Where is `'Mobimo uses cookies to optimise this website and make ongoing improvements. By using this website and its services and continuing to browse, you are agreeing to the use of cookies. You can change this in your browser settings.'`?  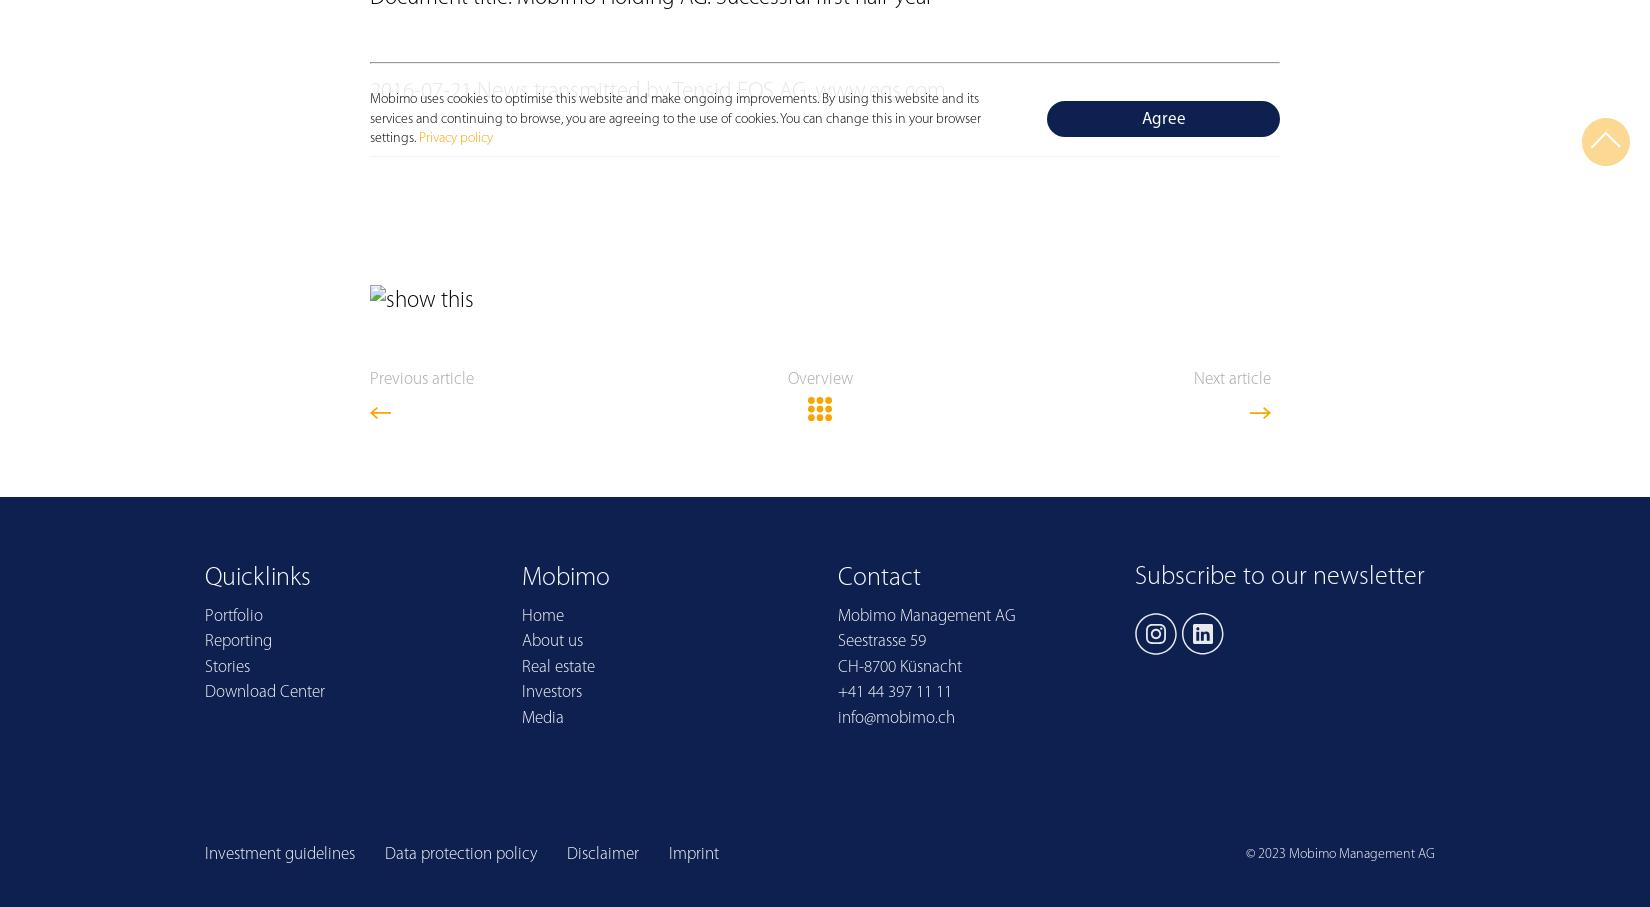 'Mobimo uses cookies to optimise this website and make ongoing improvements. By using this website and its services and continuing to browse, you are agreeing to the use of cookies. You can change this in your browser settings.' is located at coordinates (369, 117).